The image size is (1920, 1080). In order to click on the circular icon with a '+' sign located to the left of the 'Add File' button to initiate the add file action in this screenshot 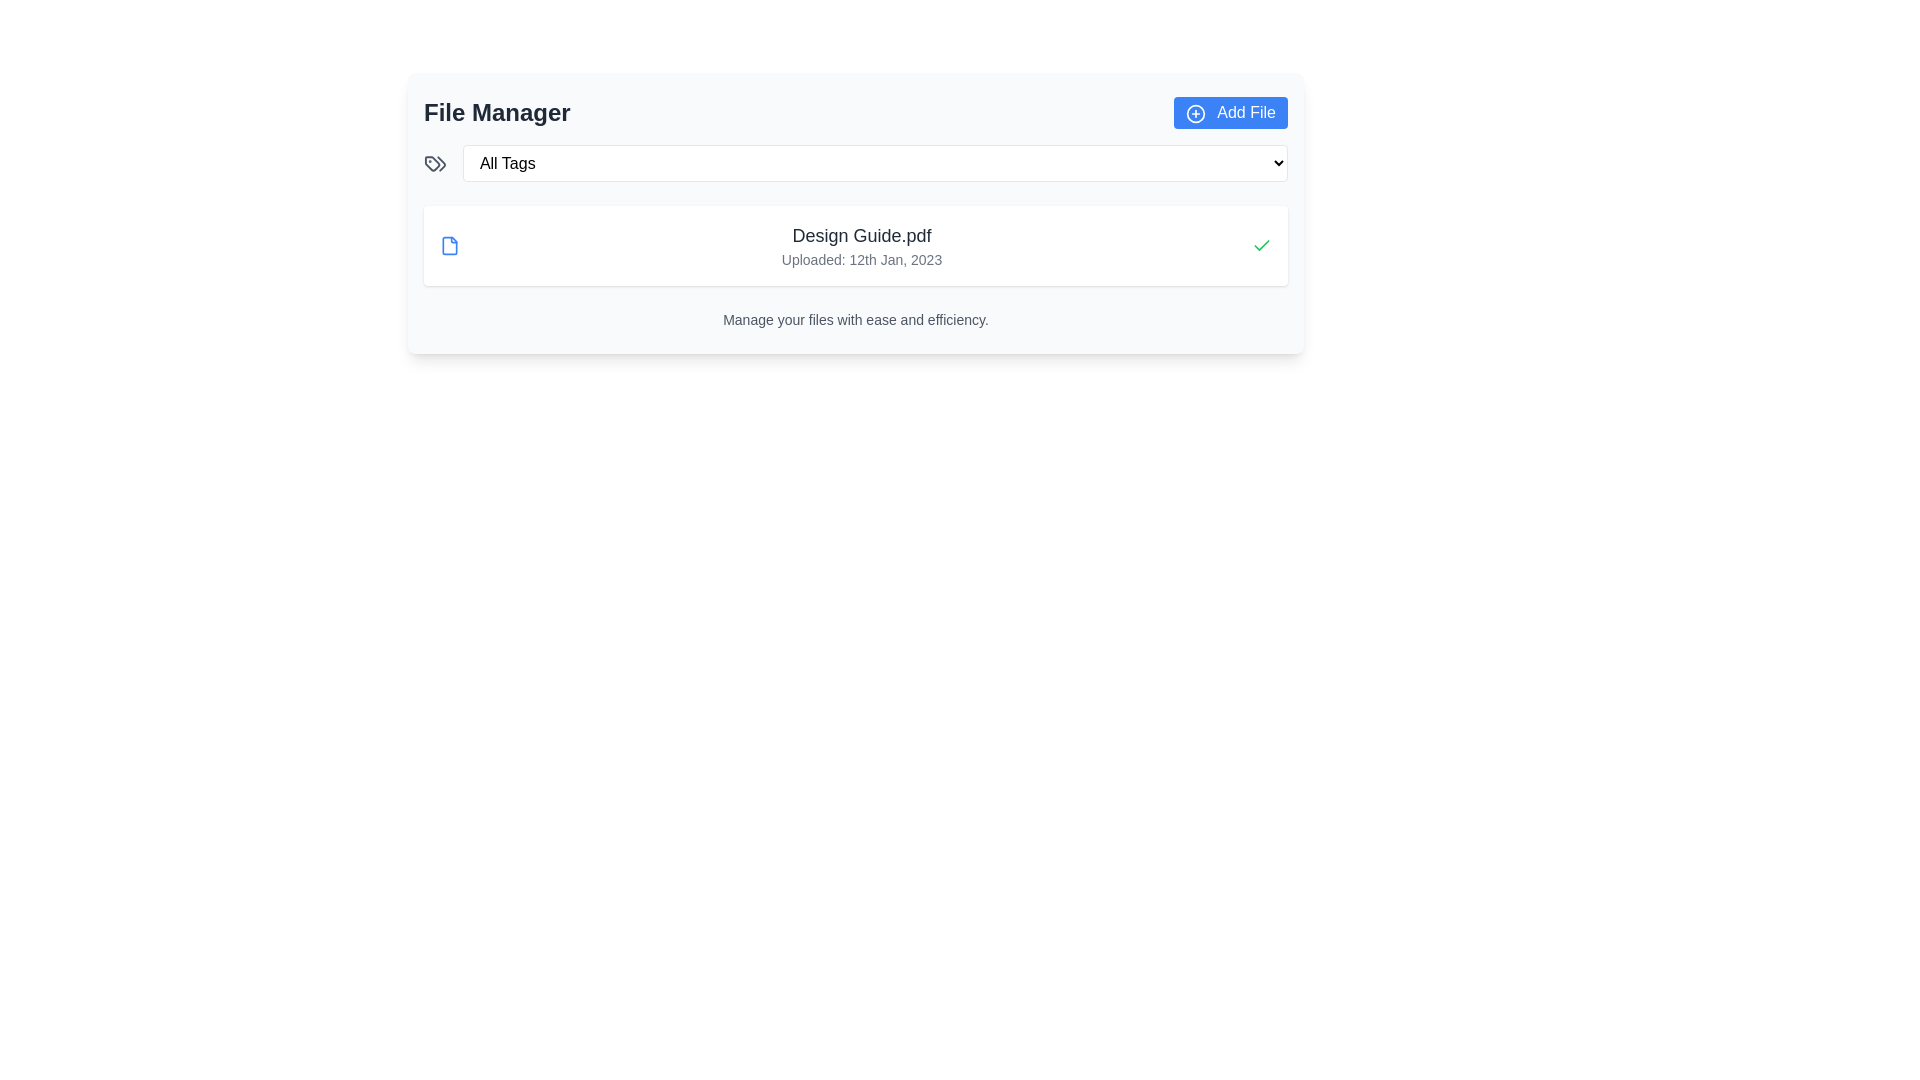, I will do `click(1195, 113)`.